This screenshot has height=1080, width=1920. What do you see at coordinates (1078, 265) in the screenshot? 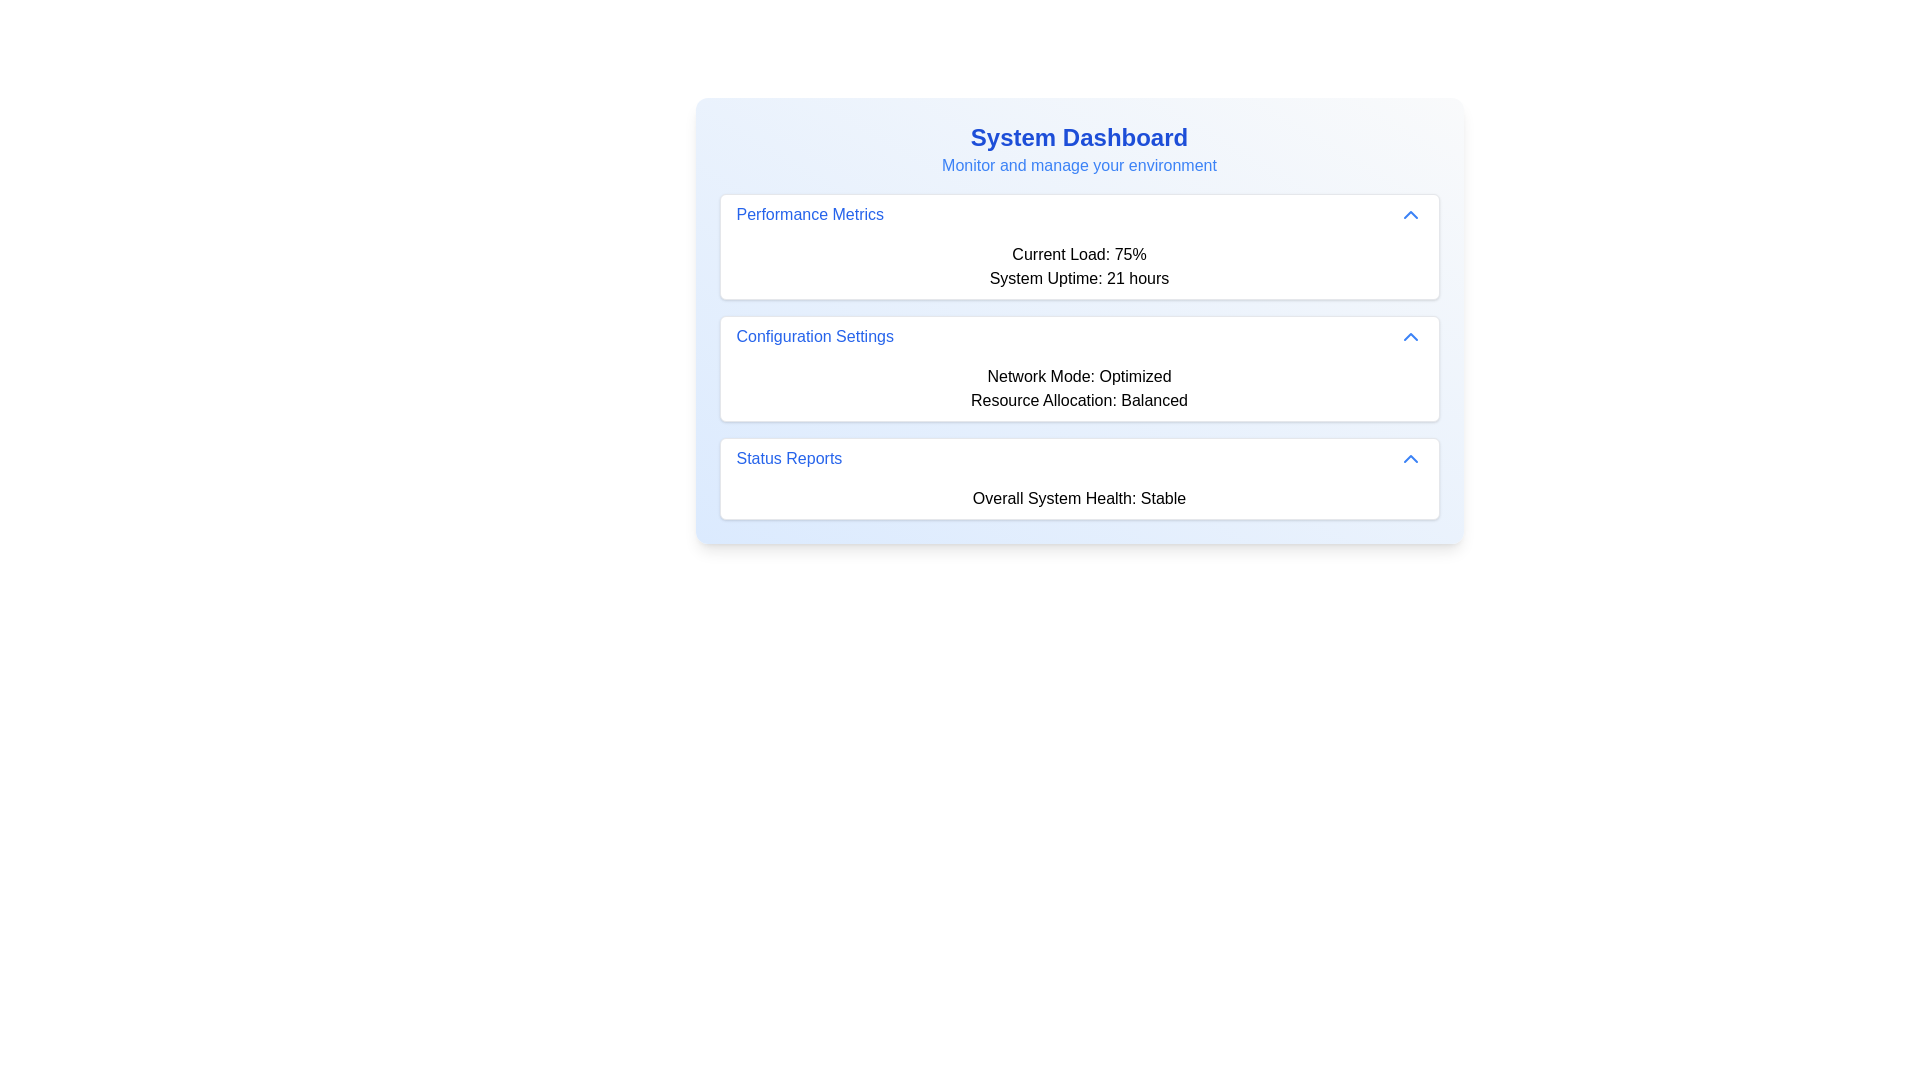
I see `the informational text block displaying 'Current Load: 75%' and 'System Uptime: 21 hours' located in the Performance Metrics section of the dashboard` at bounding box center [1078, 265].